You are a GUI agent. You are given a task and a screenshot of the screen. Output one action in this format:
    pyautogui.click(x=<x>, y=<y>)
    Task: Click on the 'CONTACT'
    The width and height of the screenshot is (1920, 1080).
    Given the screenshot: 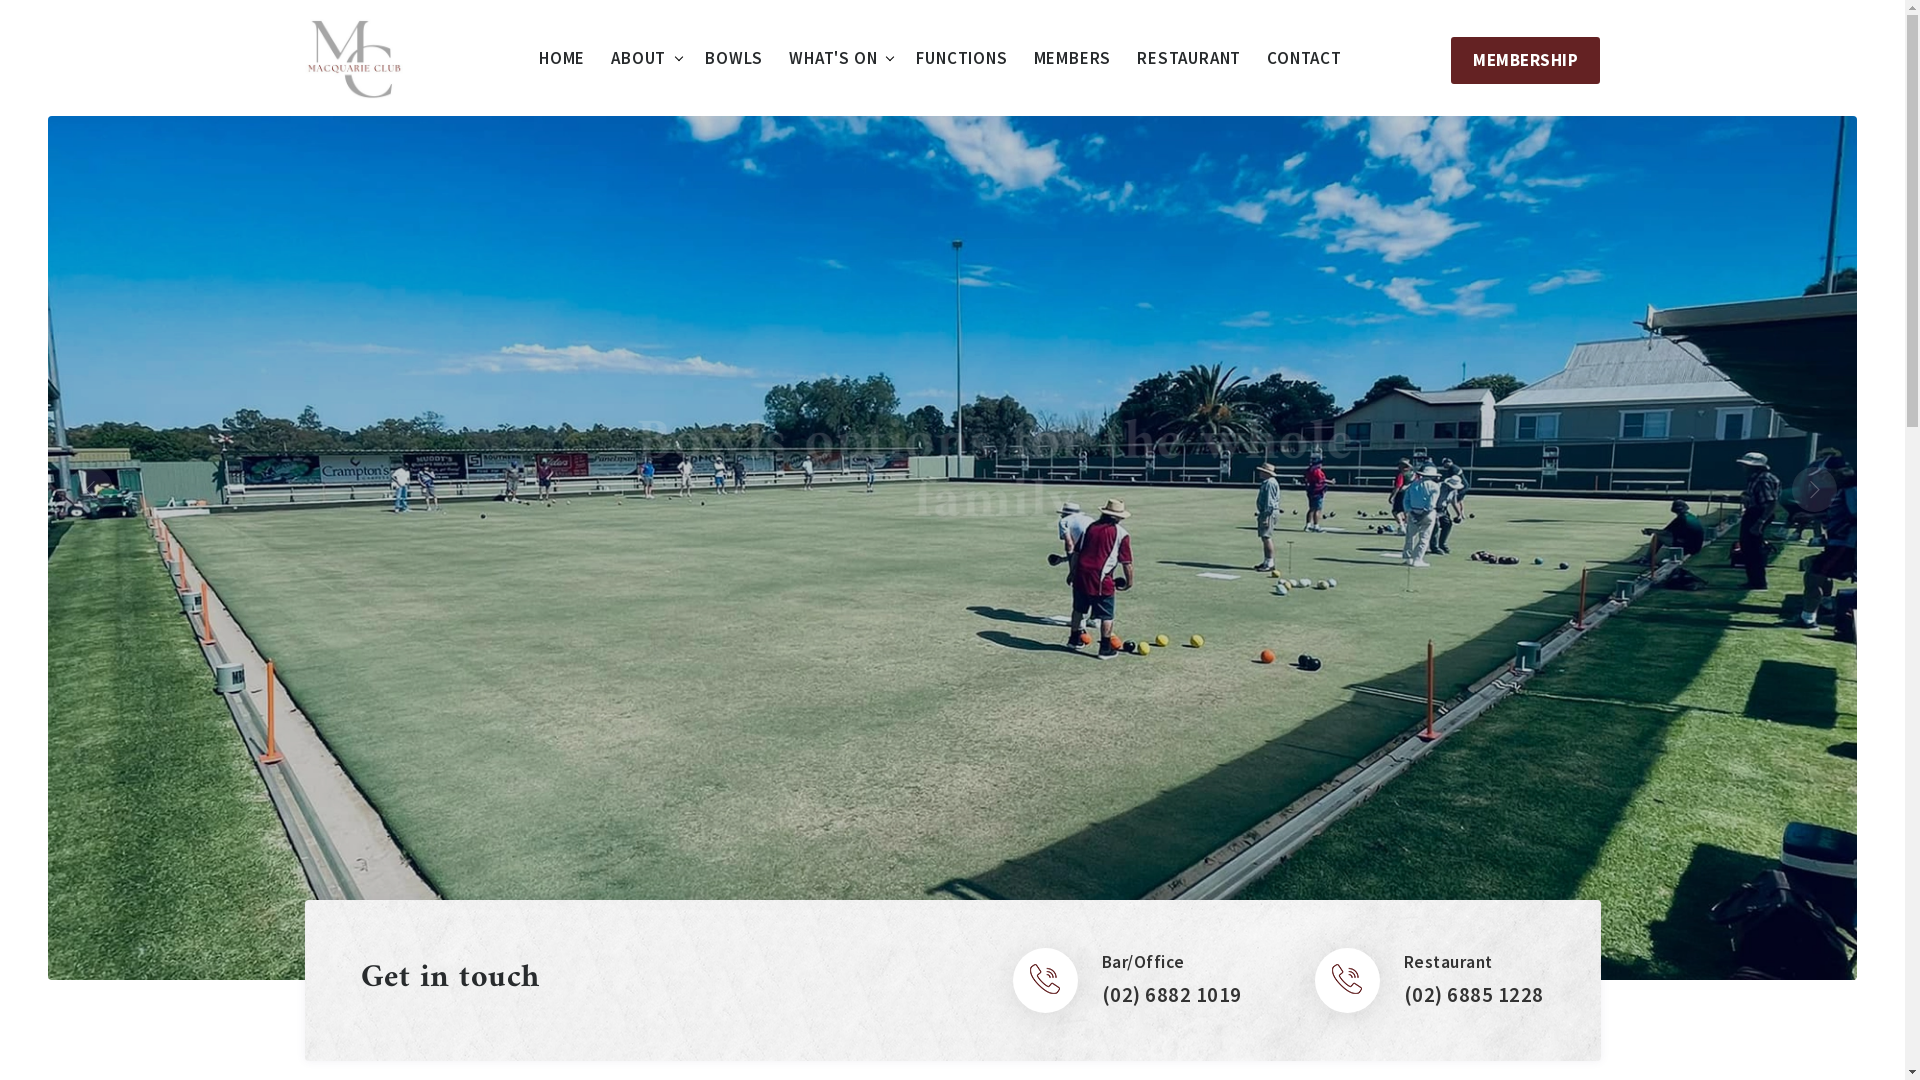 What is the action you would take?
    pyautogui.click(x=1304, y=57)
    